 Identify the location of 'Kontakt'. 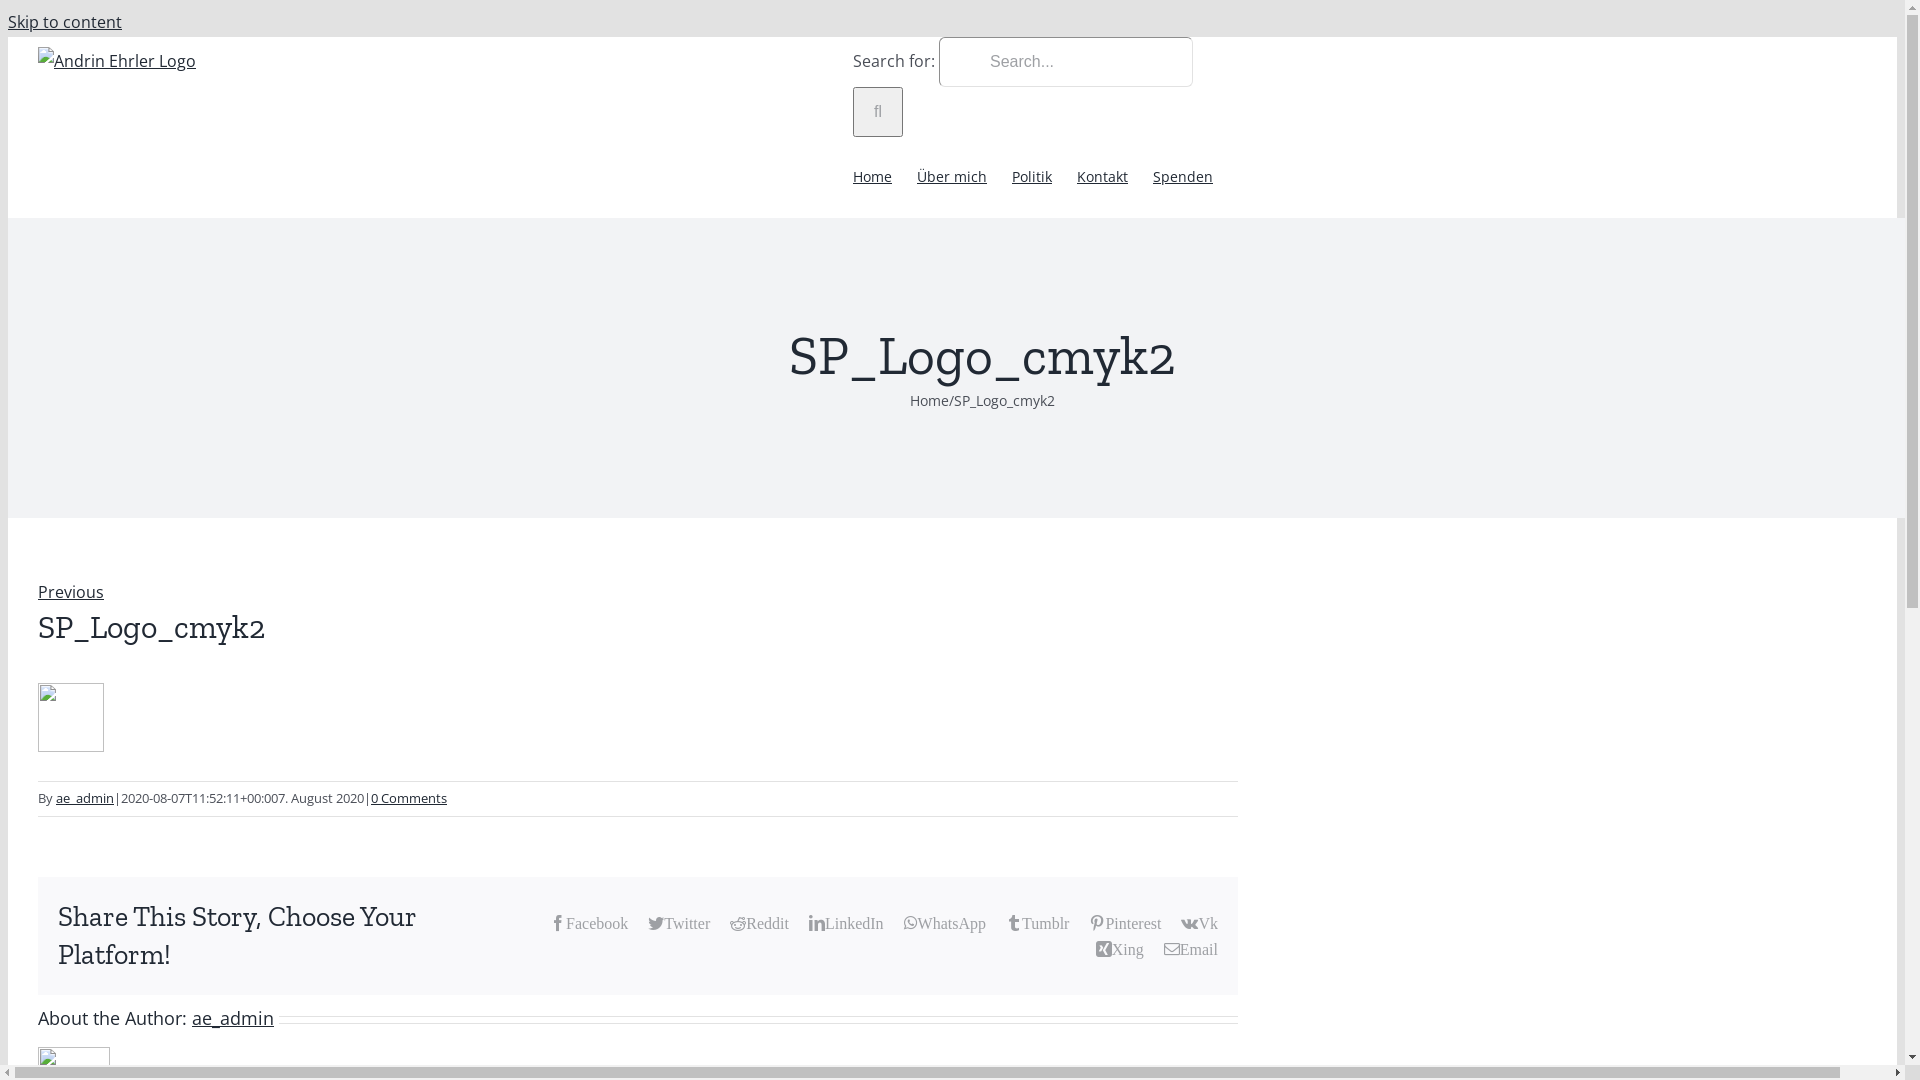
(1101, 176).